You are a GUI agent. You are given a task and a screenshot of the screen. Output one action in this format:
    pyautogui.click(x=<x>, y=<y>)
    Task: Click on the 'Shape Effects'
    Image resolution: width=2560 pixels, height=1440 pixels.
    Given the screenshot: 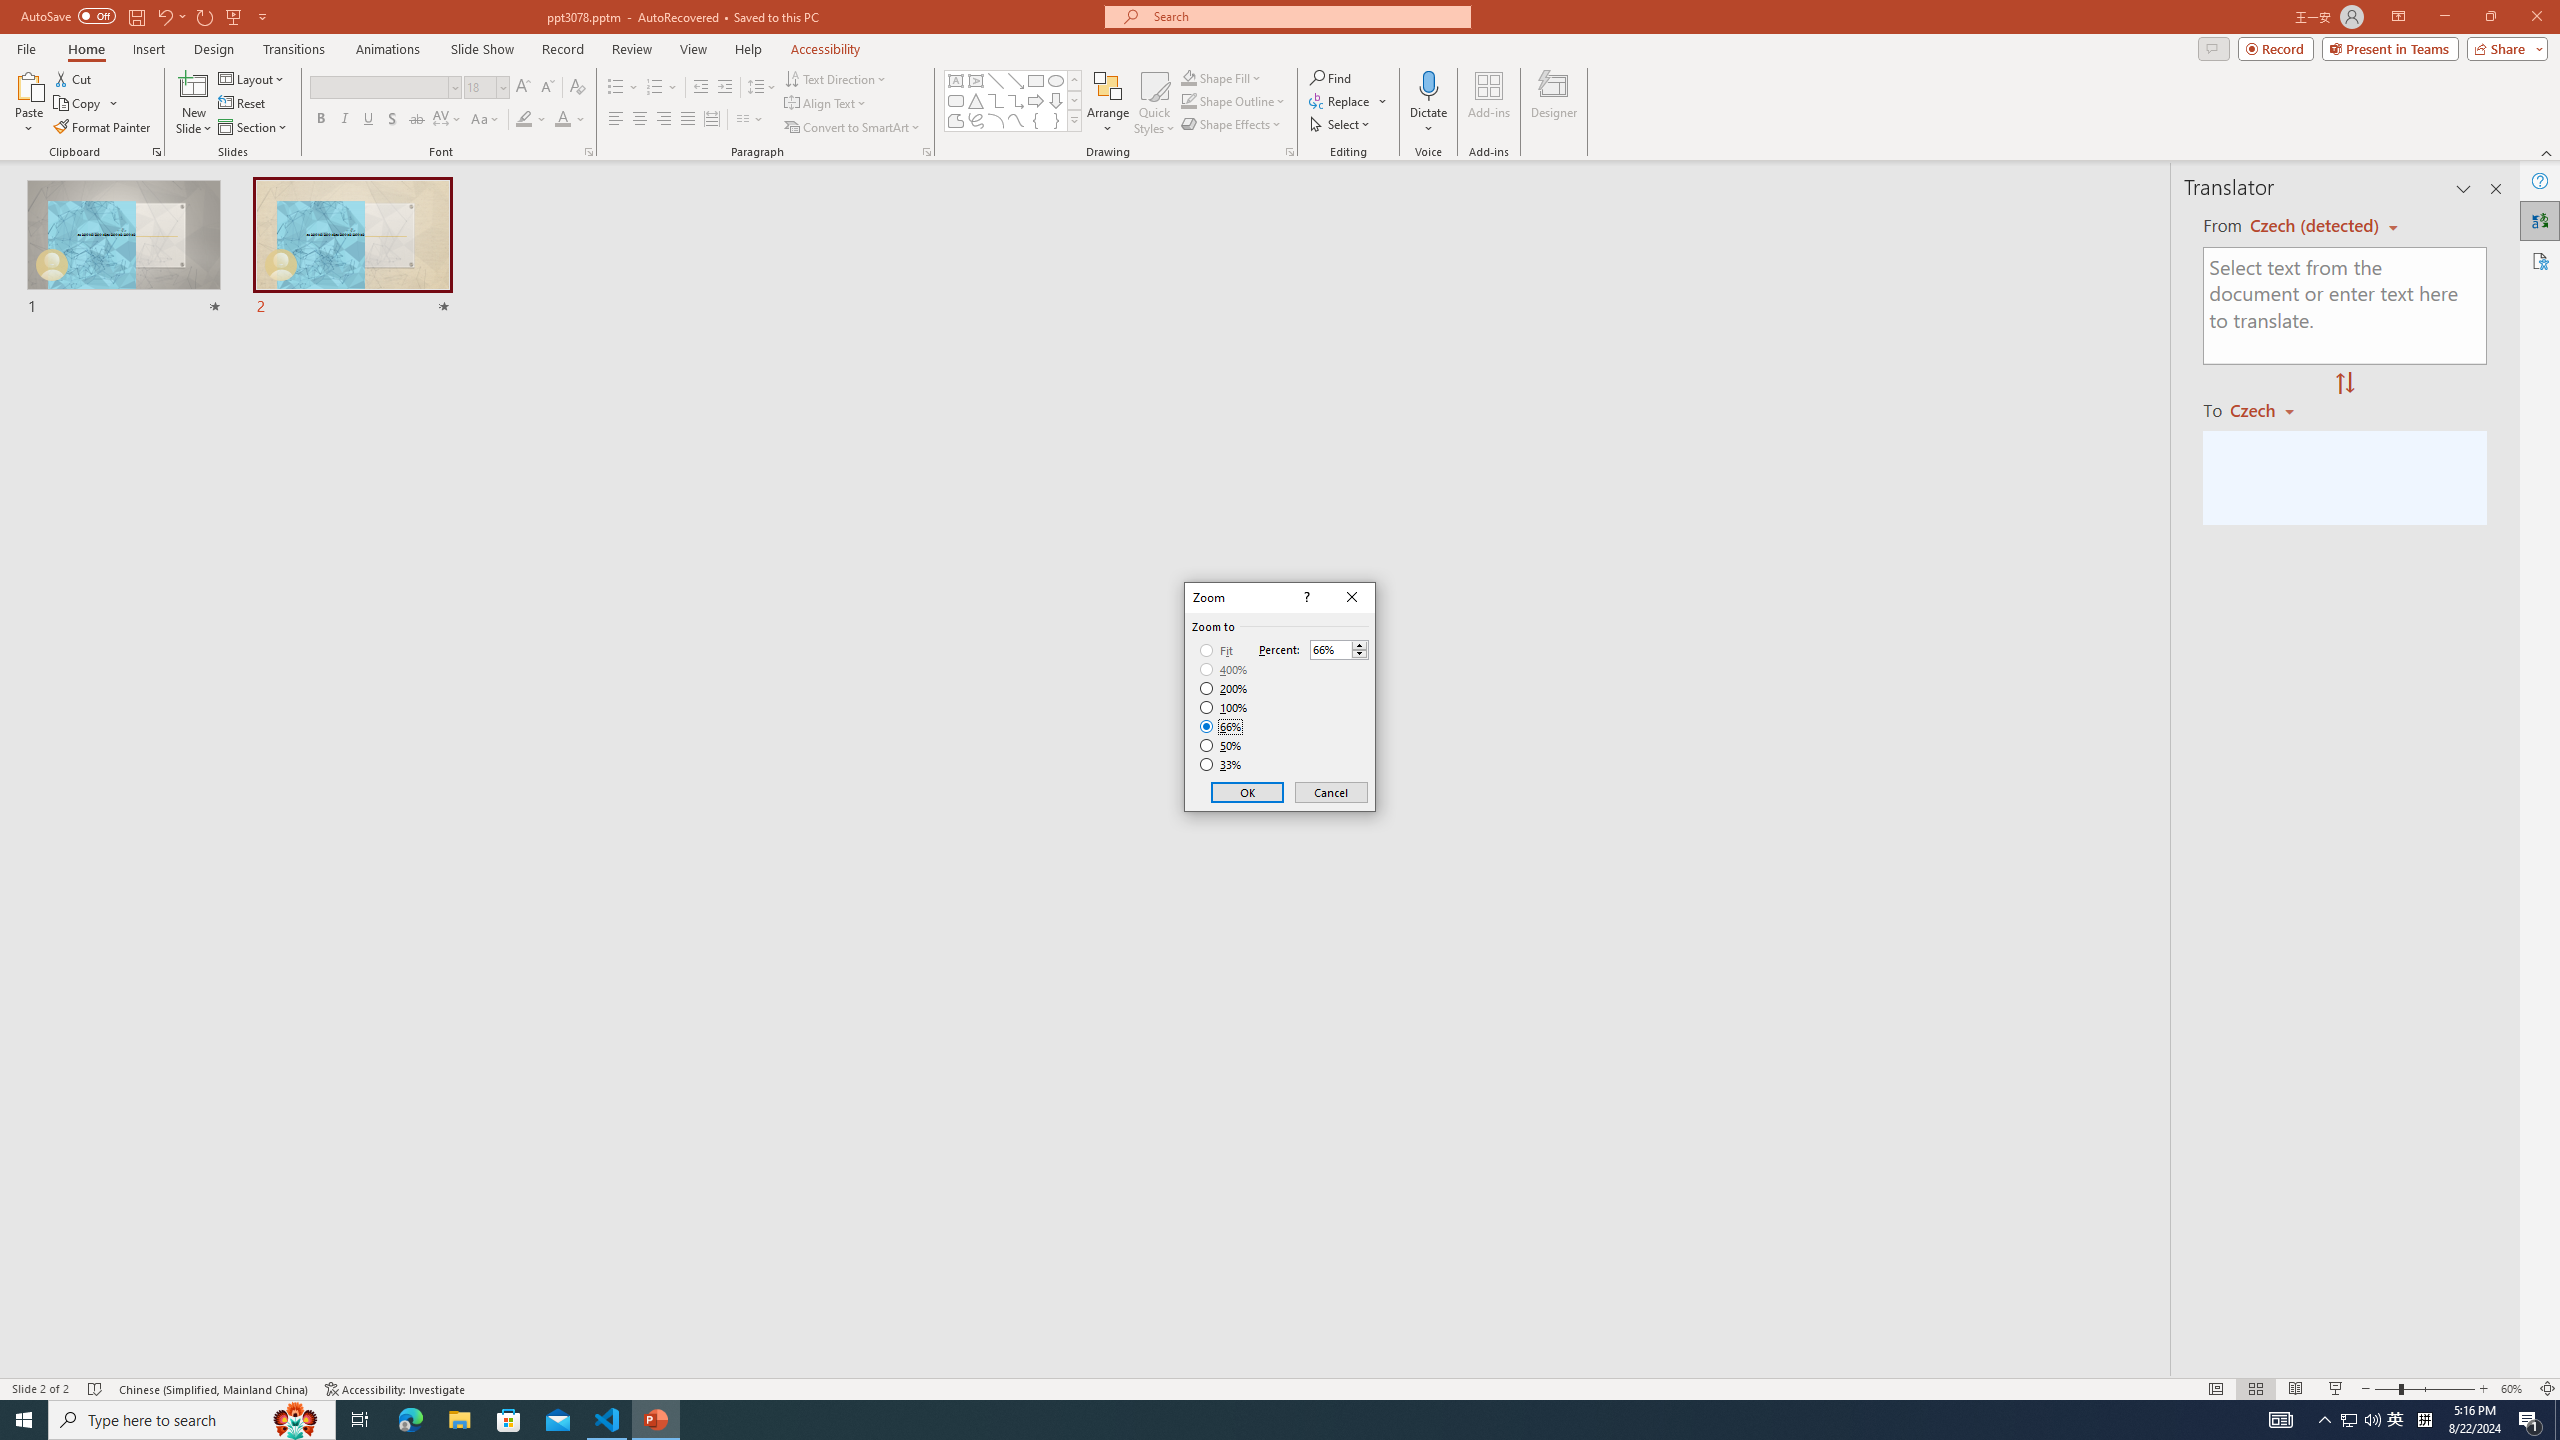 What is the action you would take?
    pyautogui.click(x=1231, y=122)
    